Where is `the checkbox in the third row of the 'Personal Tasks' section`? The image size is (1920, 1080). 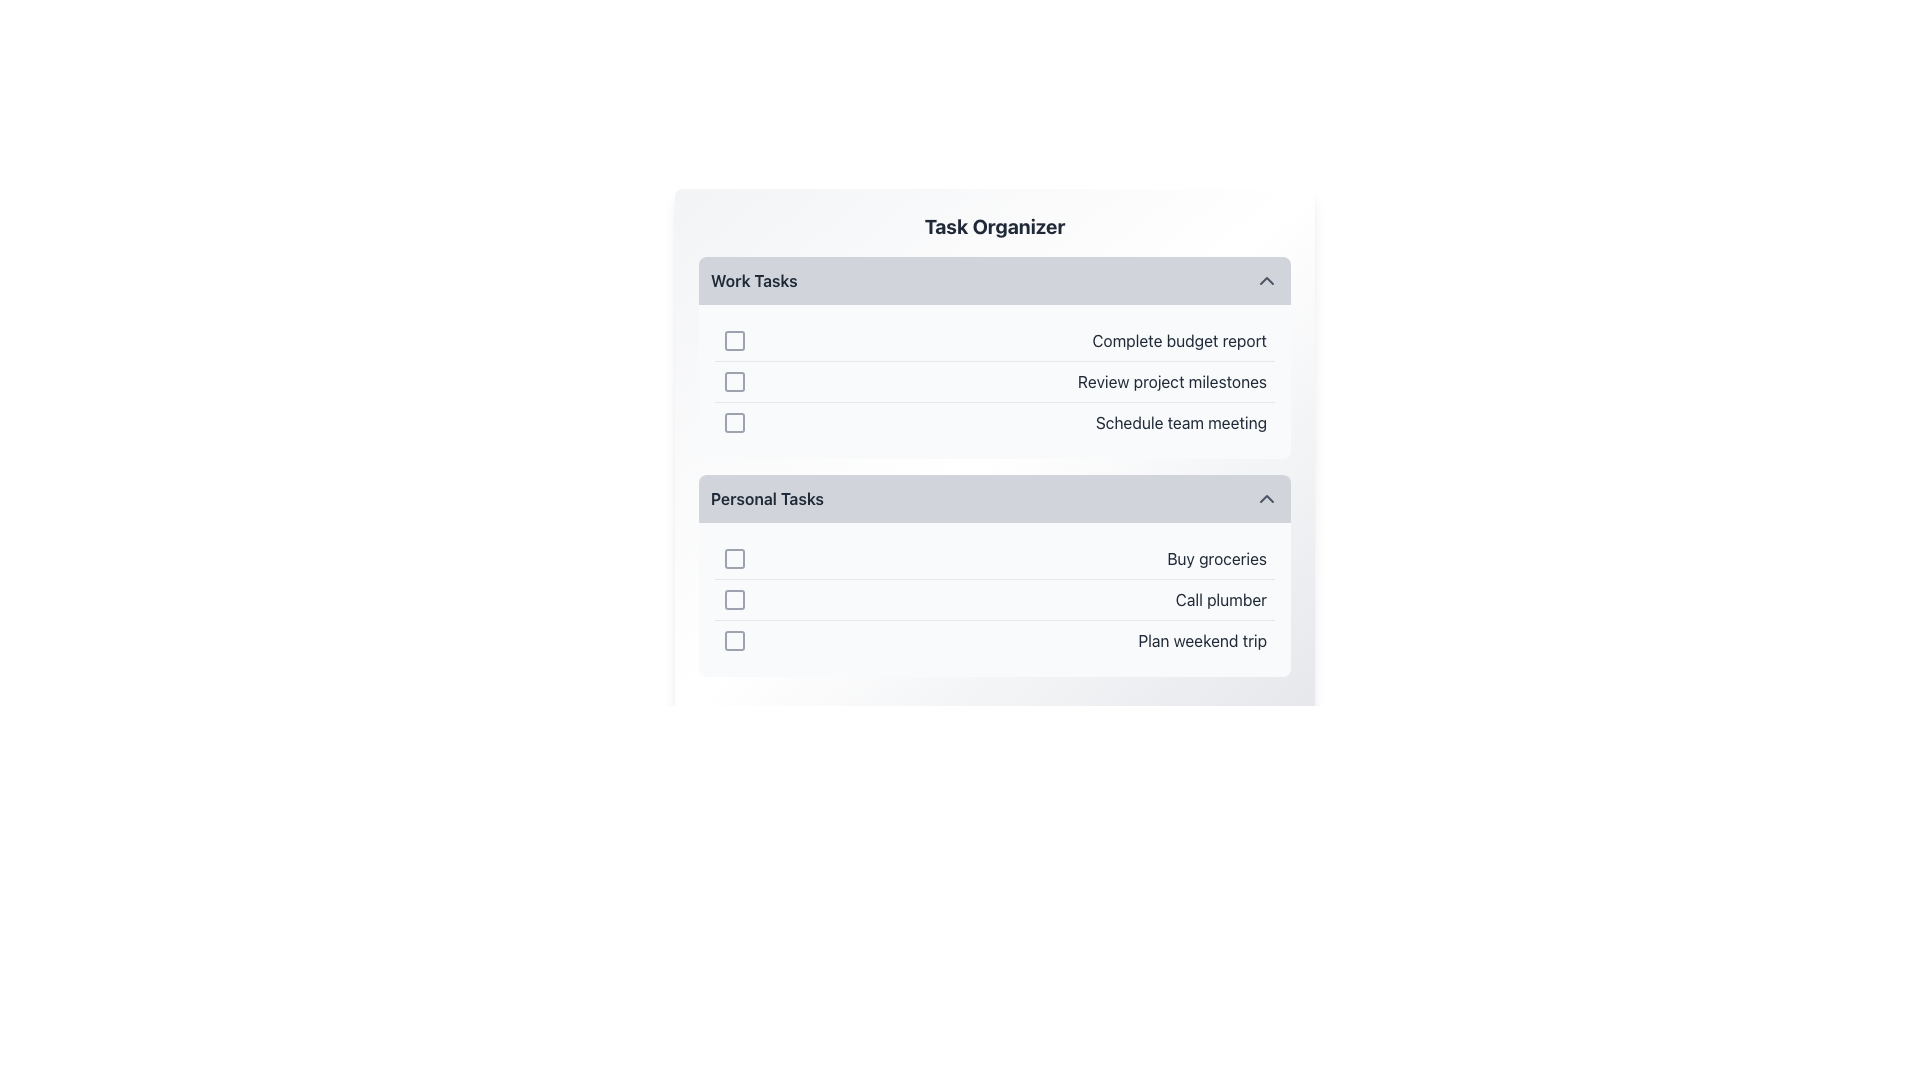 the checkbox in the third row of the 'Personal Tasks' section is located at coordinates (733, 640).